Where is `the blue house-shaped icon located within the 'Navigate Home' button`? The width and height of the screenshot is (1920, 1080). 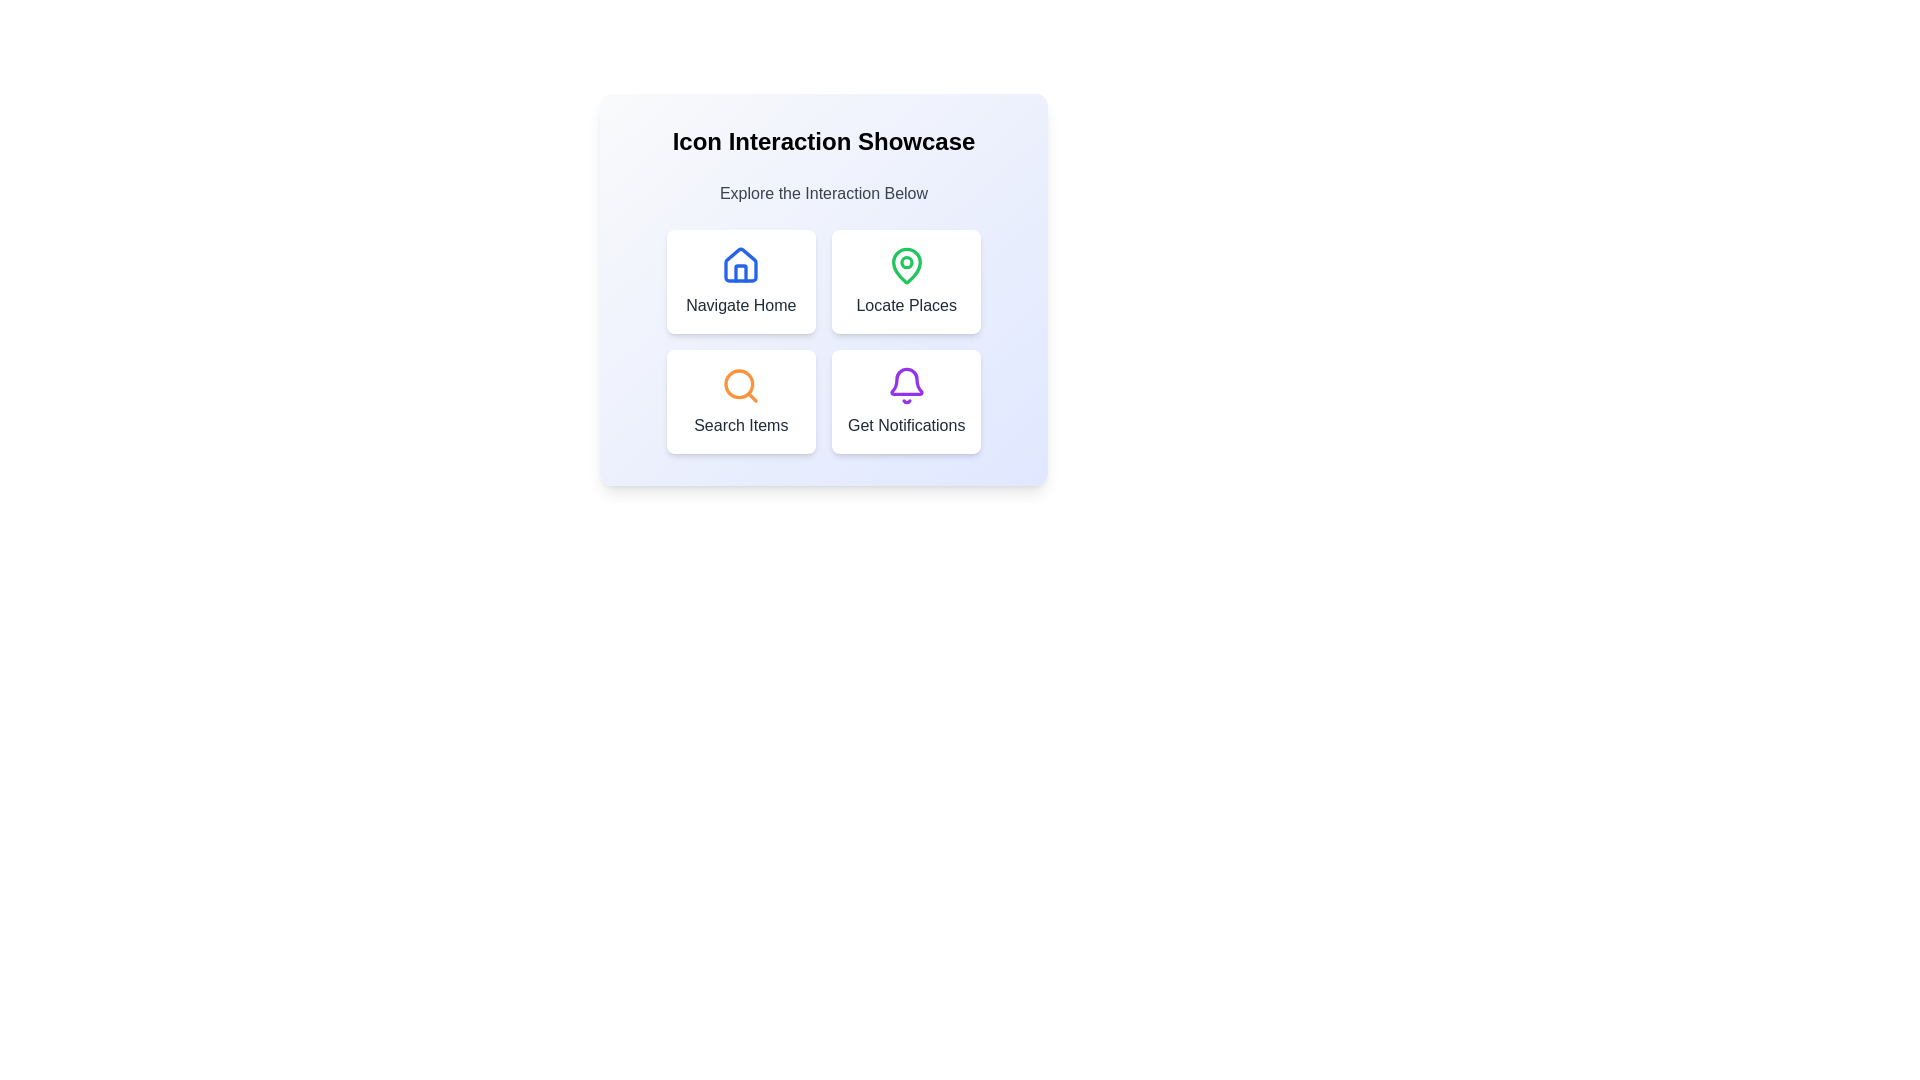 the blue house-shaped icon located within the 'Navigate Home' button is located at coordinates (740, 264).